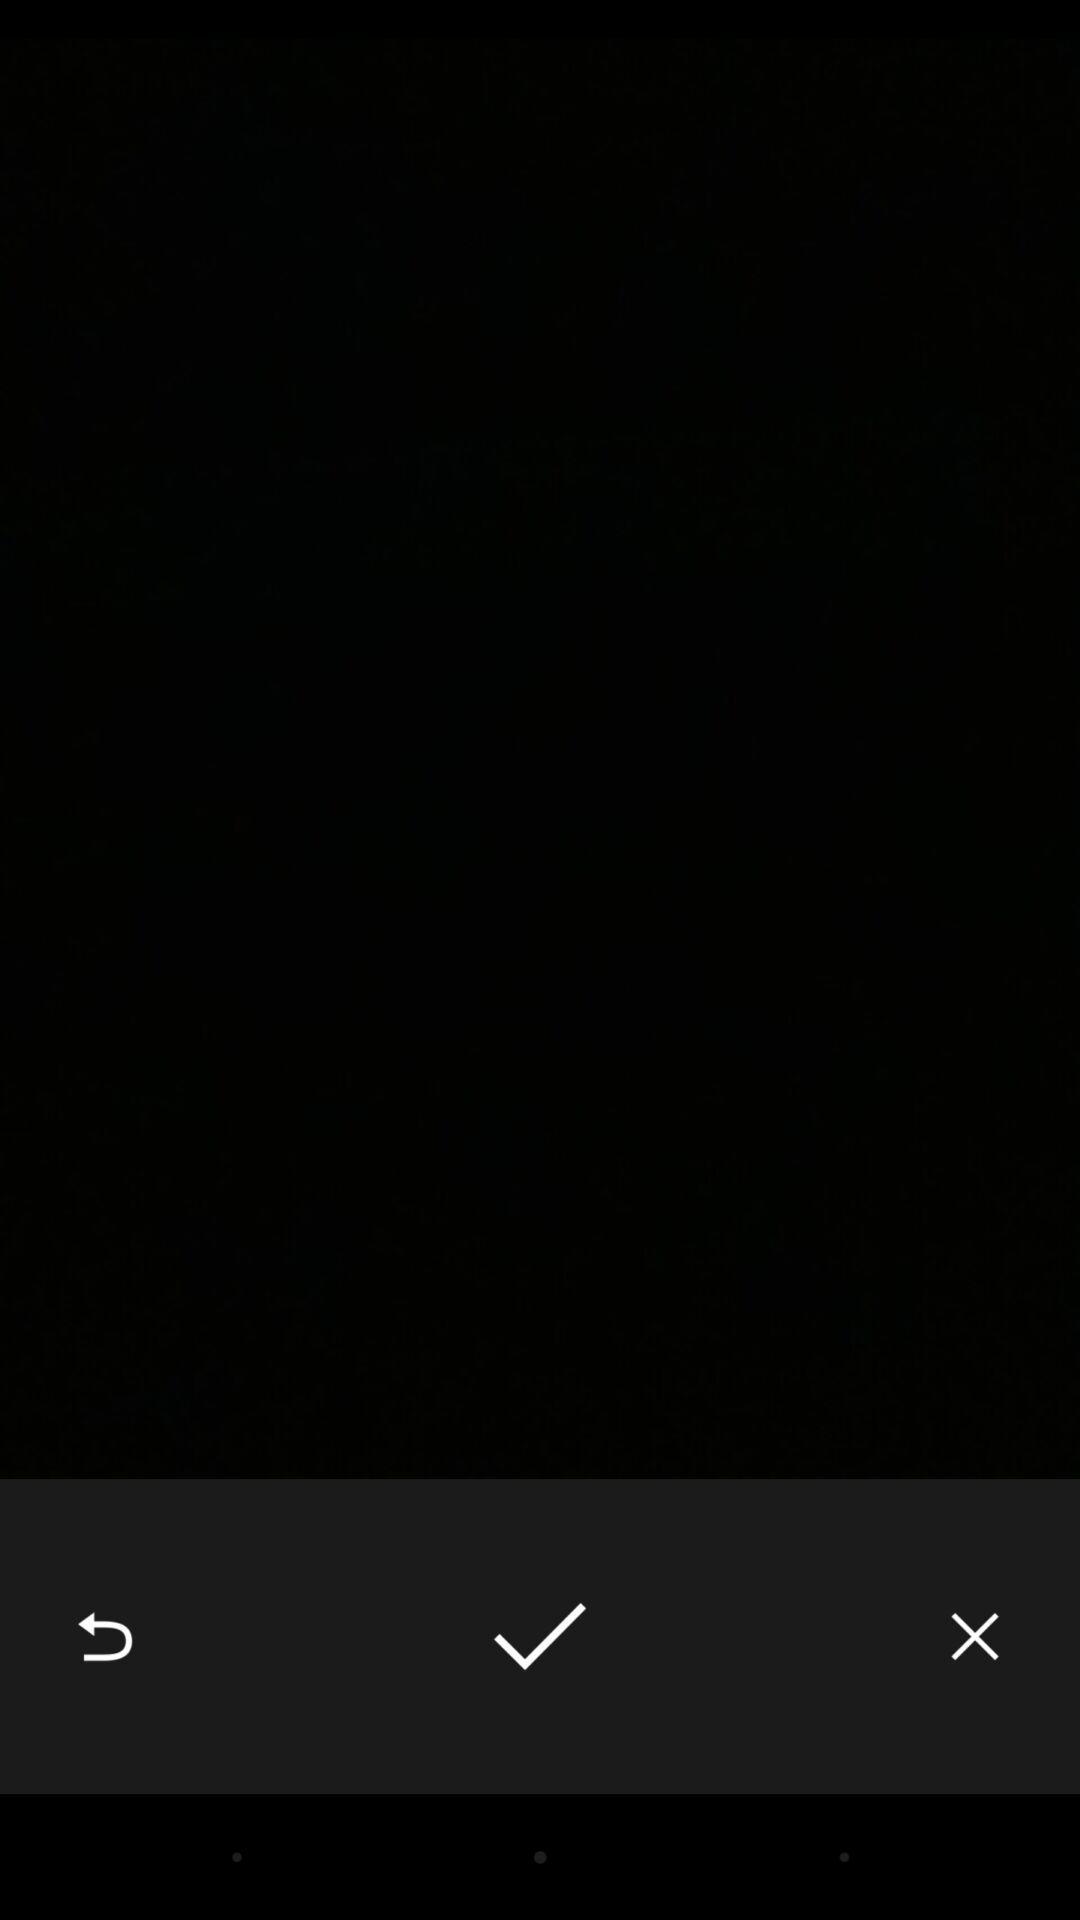 The image size is (1080, 1920). What do you see at coordinates (974, 1636) in the screenshot?
I see `the icon at the bottom right corner` at bounding box center [974, 1636].